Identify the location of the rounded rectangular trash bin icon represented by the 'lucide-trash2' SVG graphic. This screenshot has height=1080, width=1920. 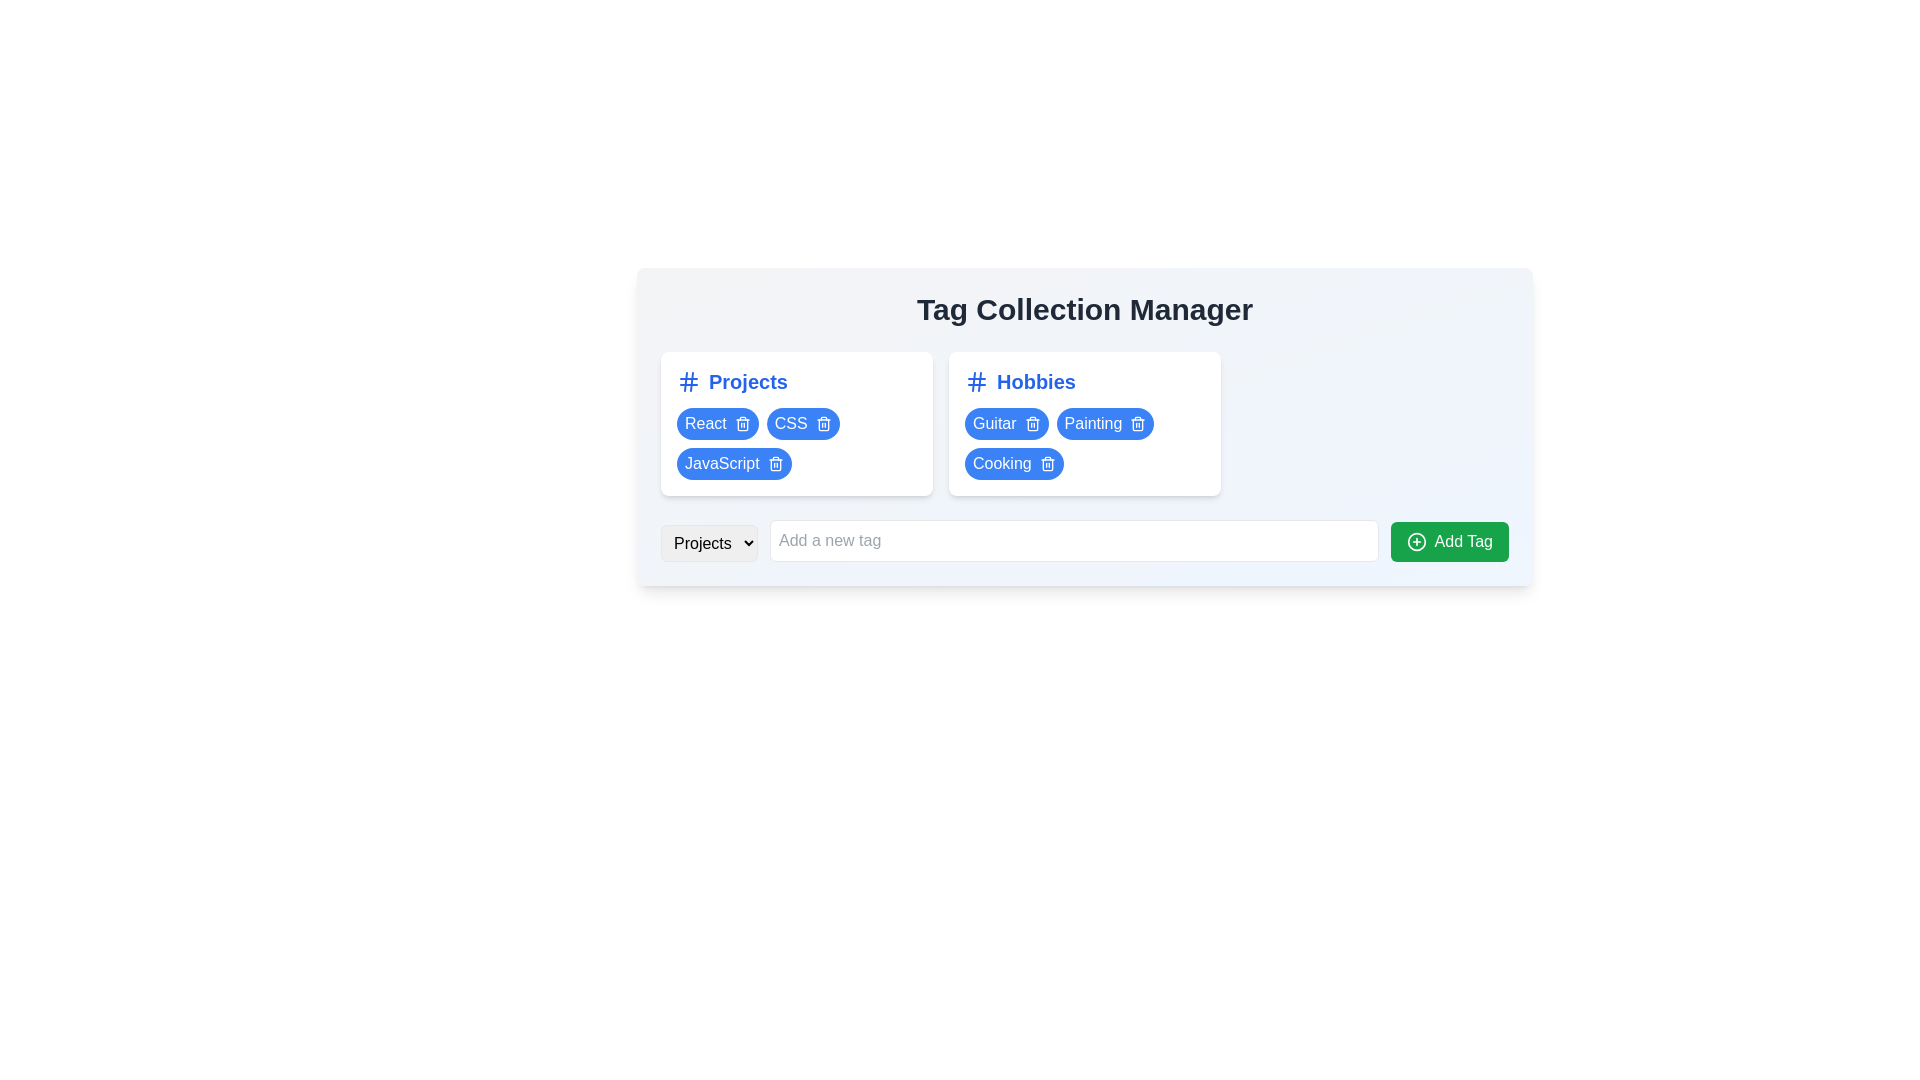
(741, 424).